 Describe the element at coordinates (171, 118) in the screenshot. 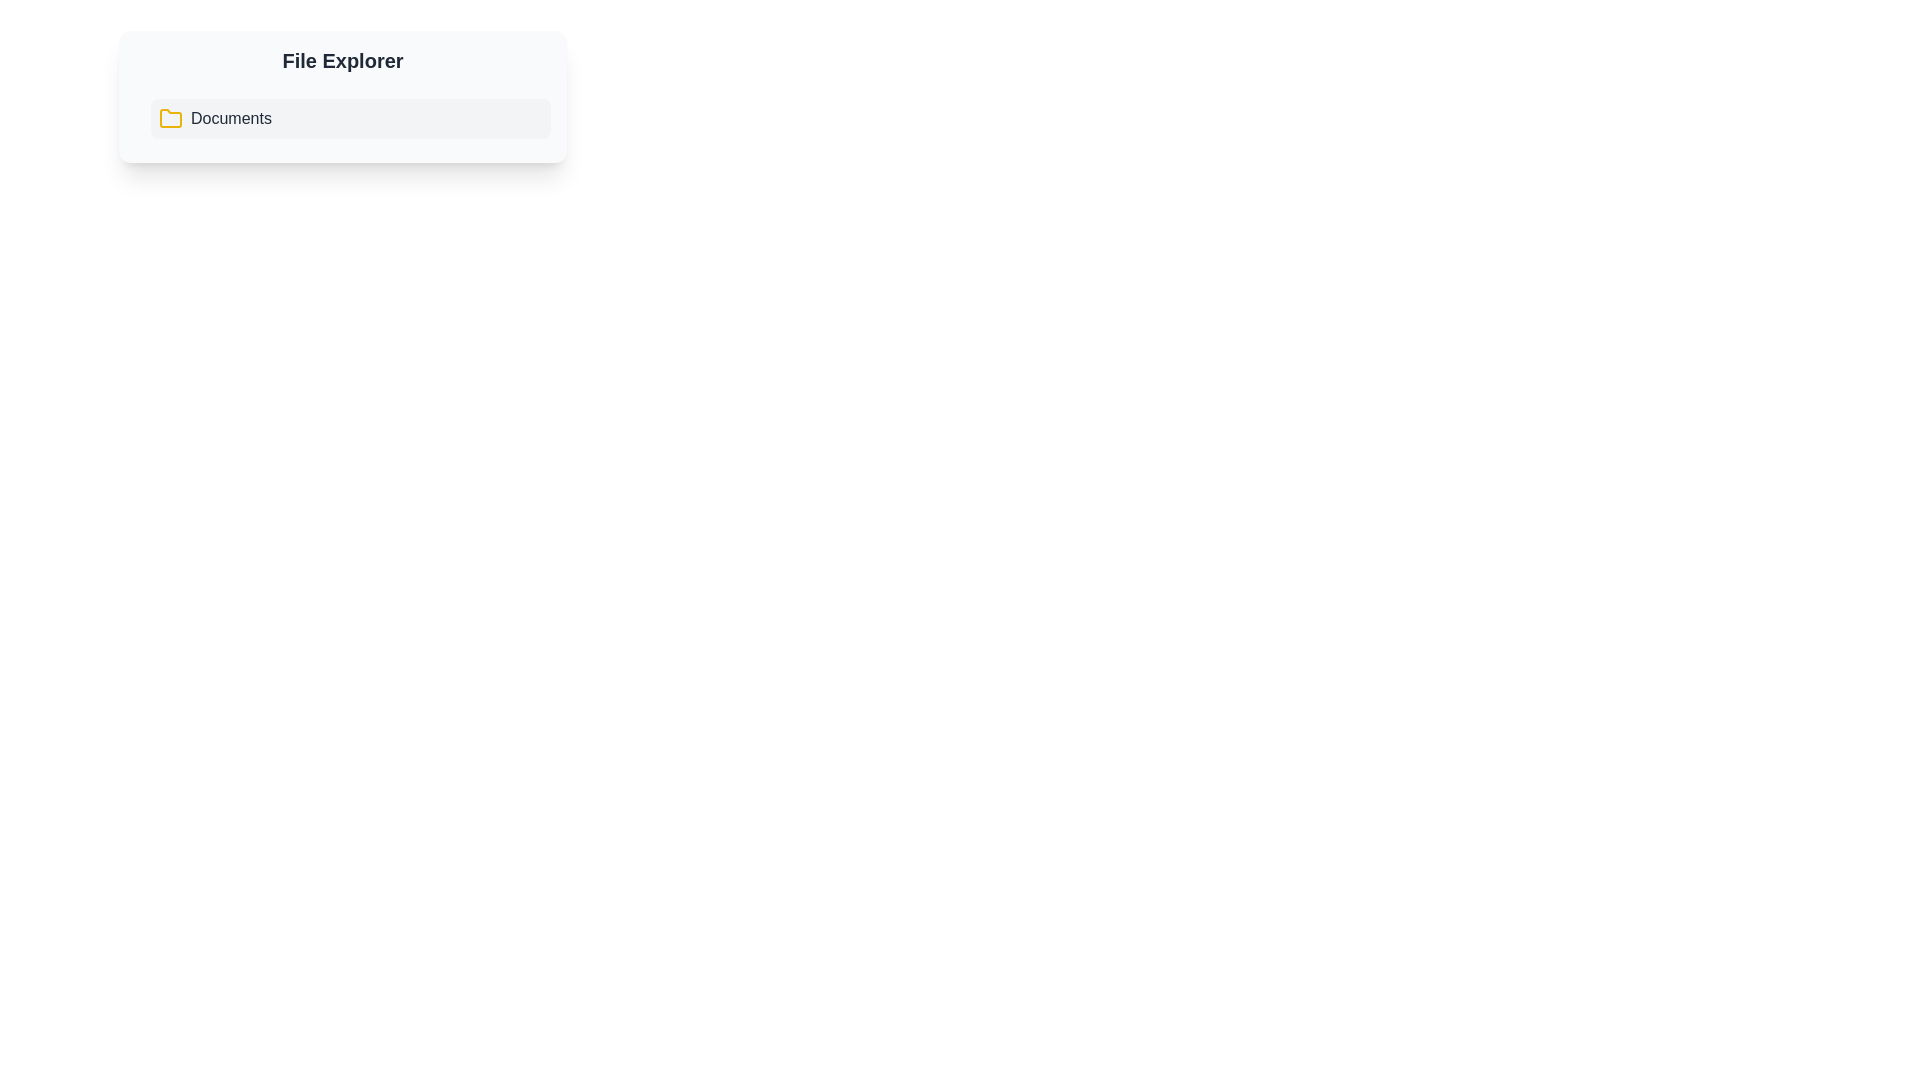

I see `the folder icon located to the left of the 'Documents' label in the file explorer interface` at that location.